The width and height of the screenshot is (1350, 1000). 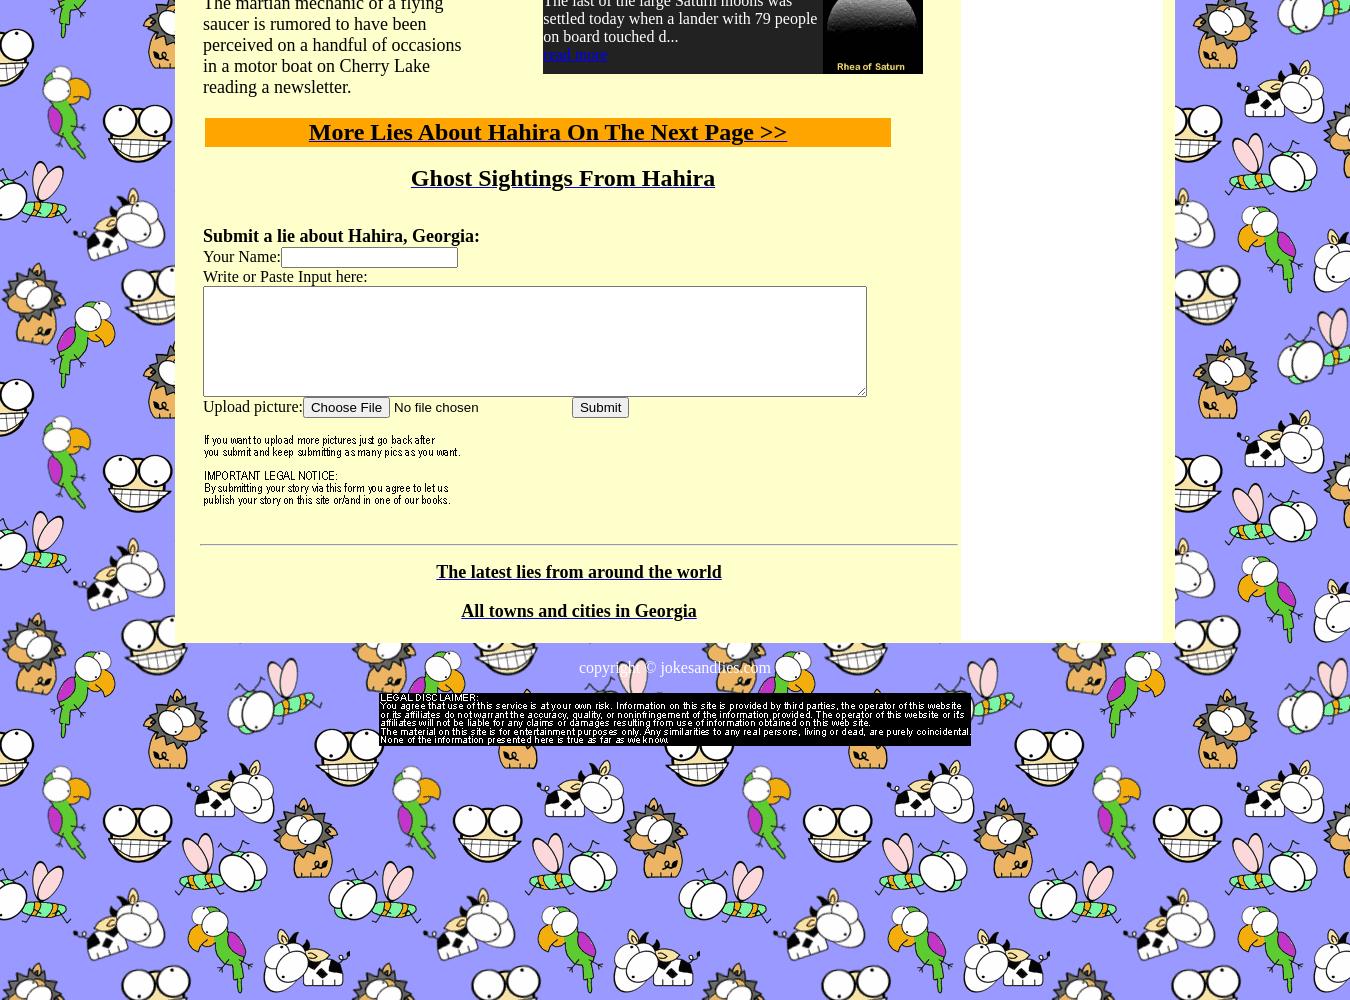 What do you see at coordinates (251, 406) in the screenshot?
I see `'Upload picture:'` at bounding box center [251, 406].